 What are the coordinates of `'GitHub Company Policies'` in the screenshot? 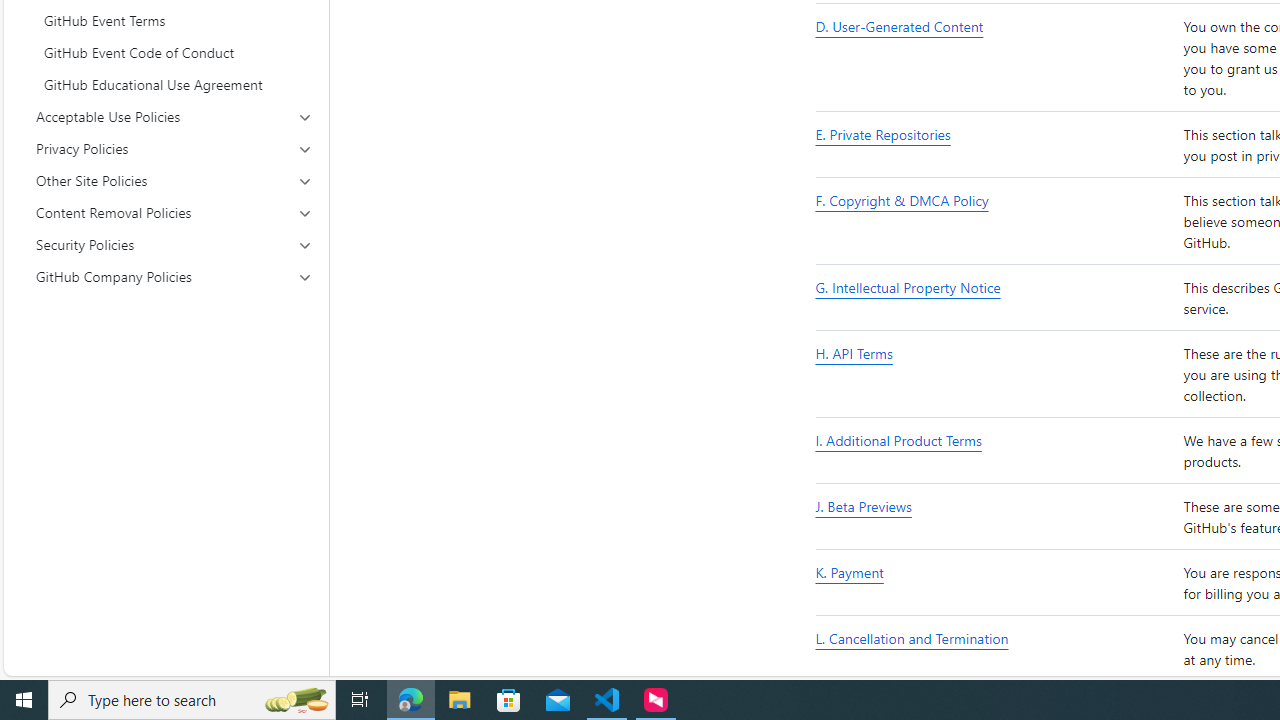 It's located at (174, 276).